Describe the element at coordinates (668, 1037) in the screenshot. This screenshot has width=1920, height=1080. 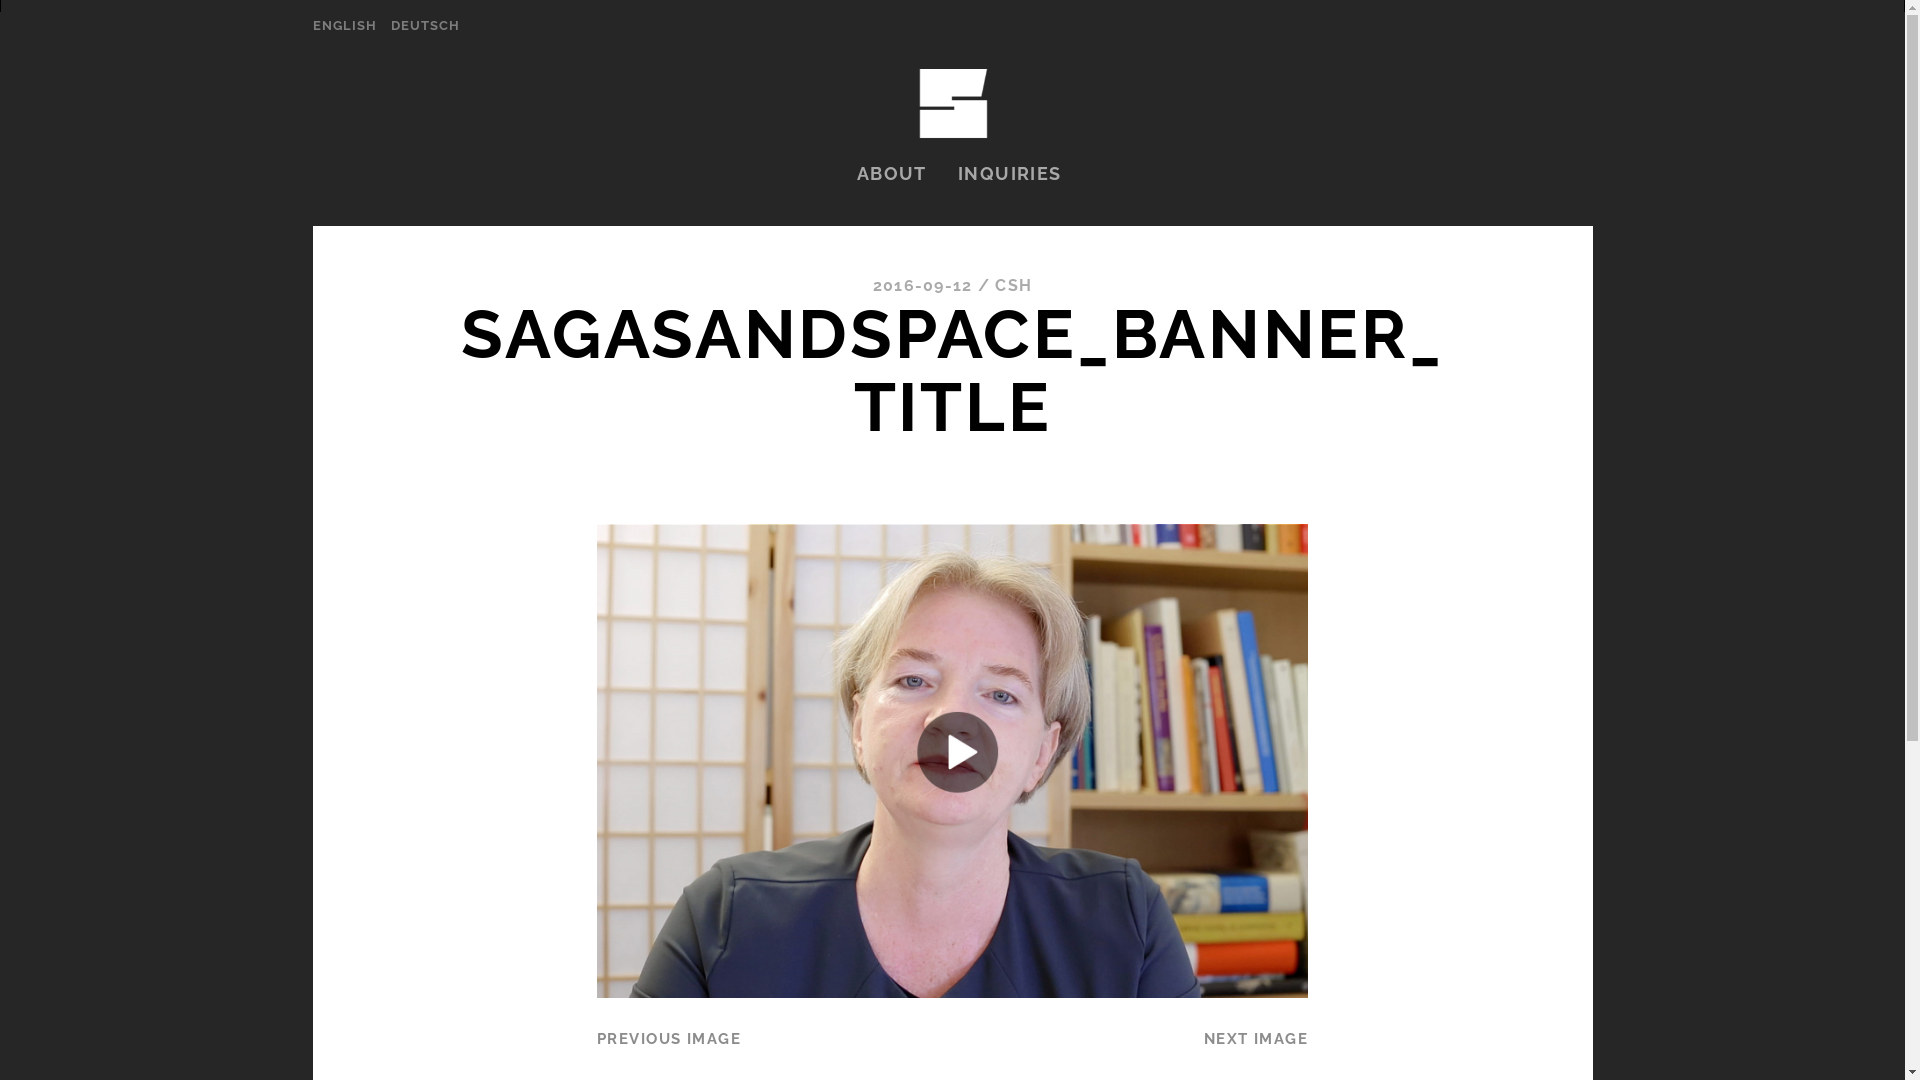
I see `'PREVIOUS IMAGE'` at that location.